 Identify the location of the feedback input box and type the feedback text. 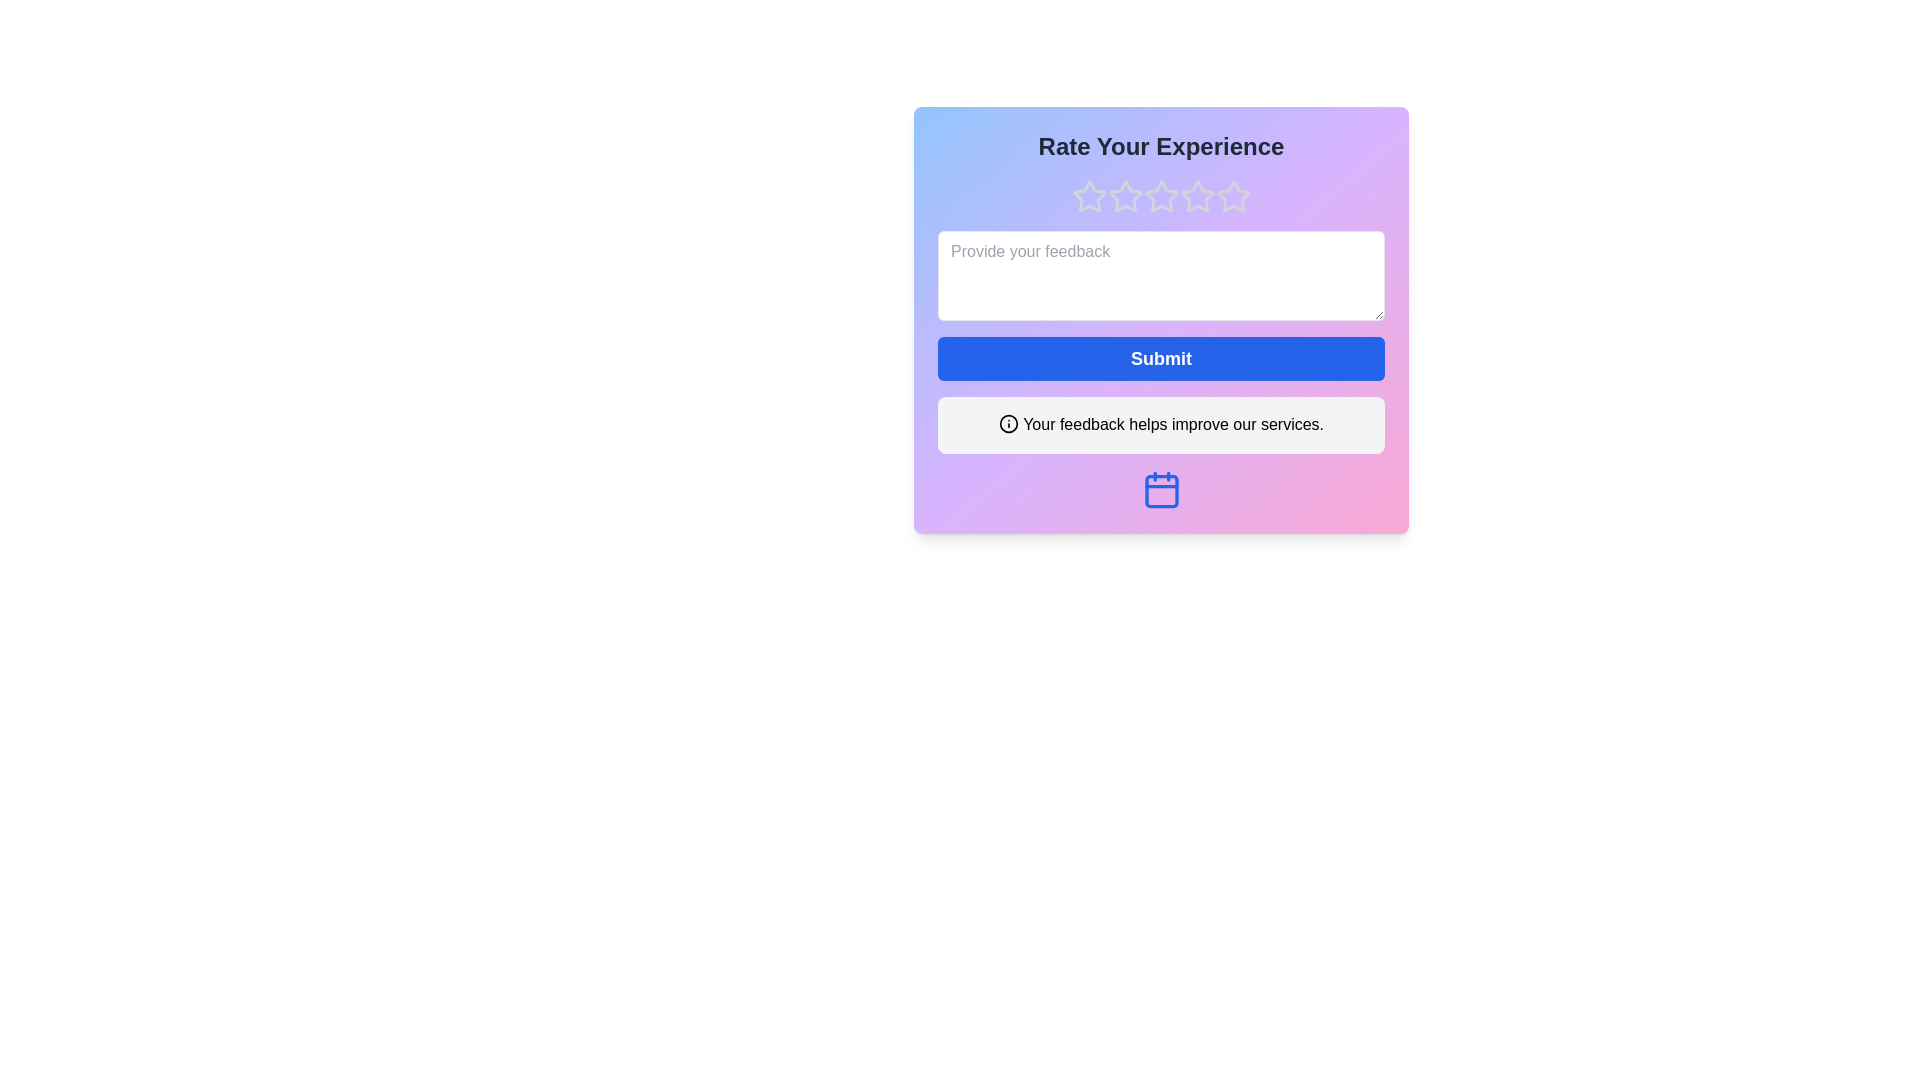
(1161, 276).